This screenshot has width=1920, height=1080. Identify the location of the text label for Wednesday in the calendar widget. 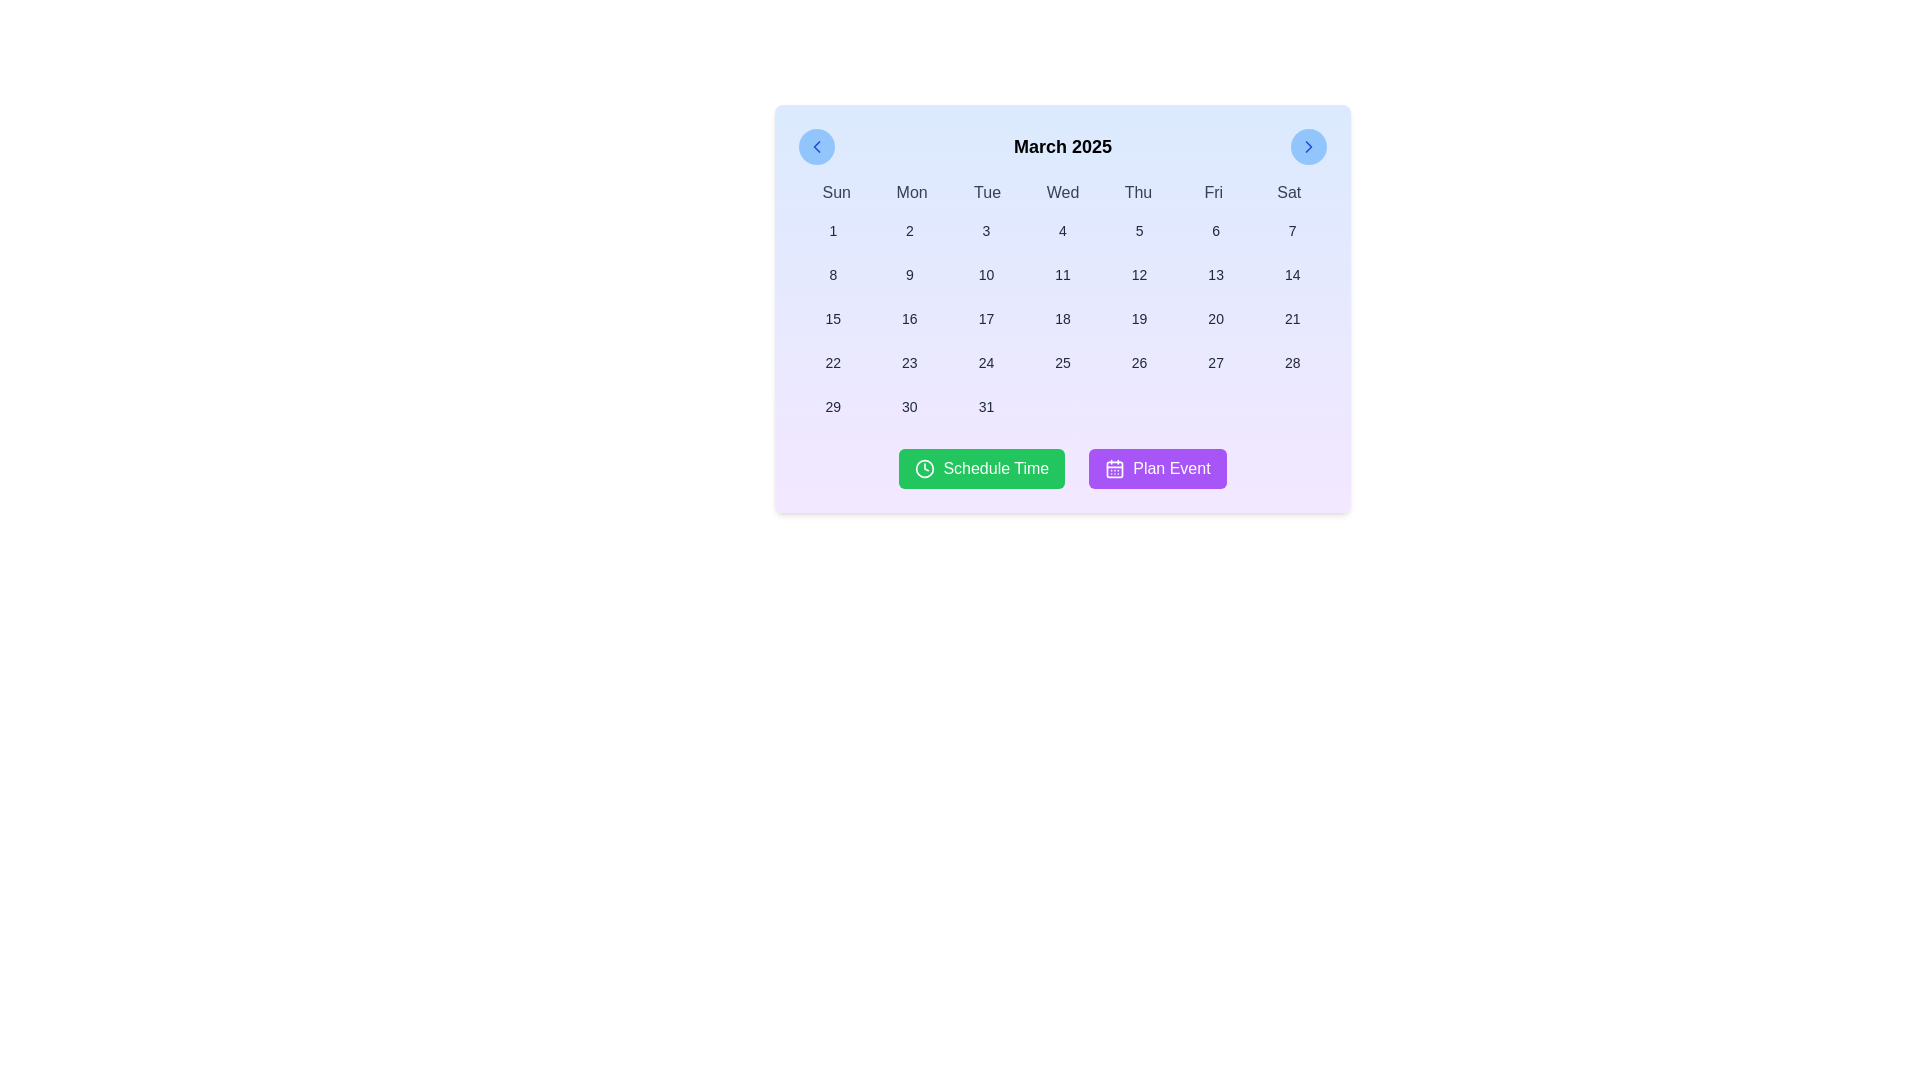
(1061, 192).